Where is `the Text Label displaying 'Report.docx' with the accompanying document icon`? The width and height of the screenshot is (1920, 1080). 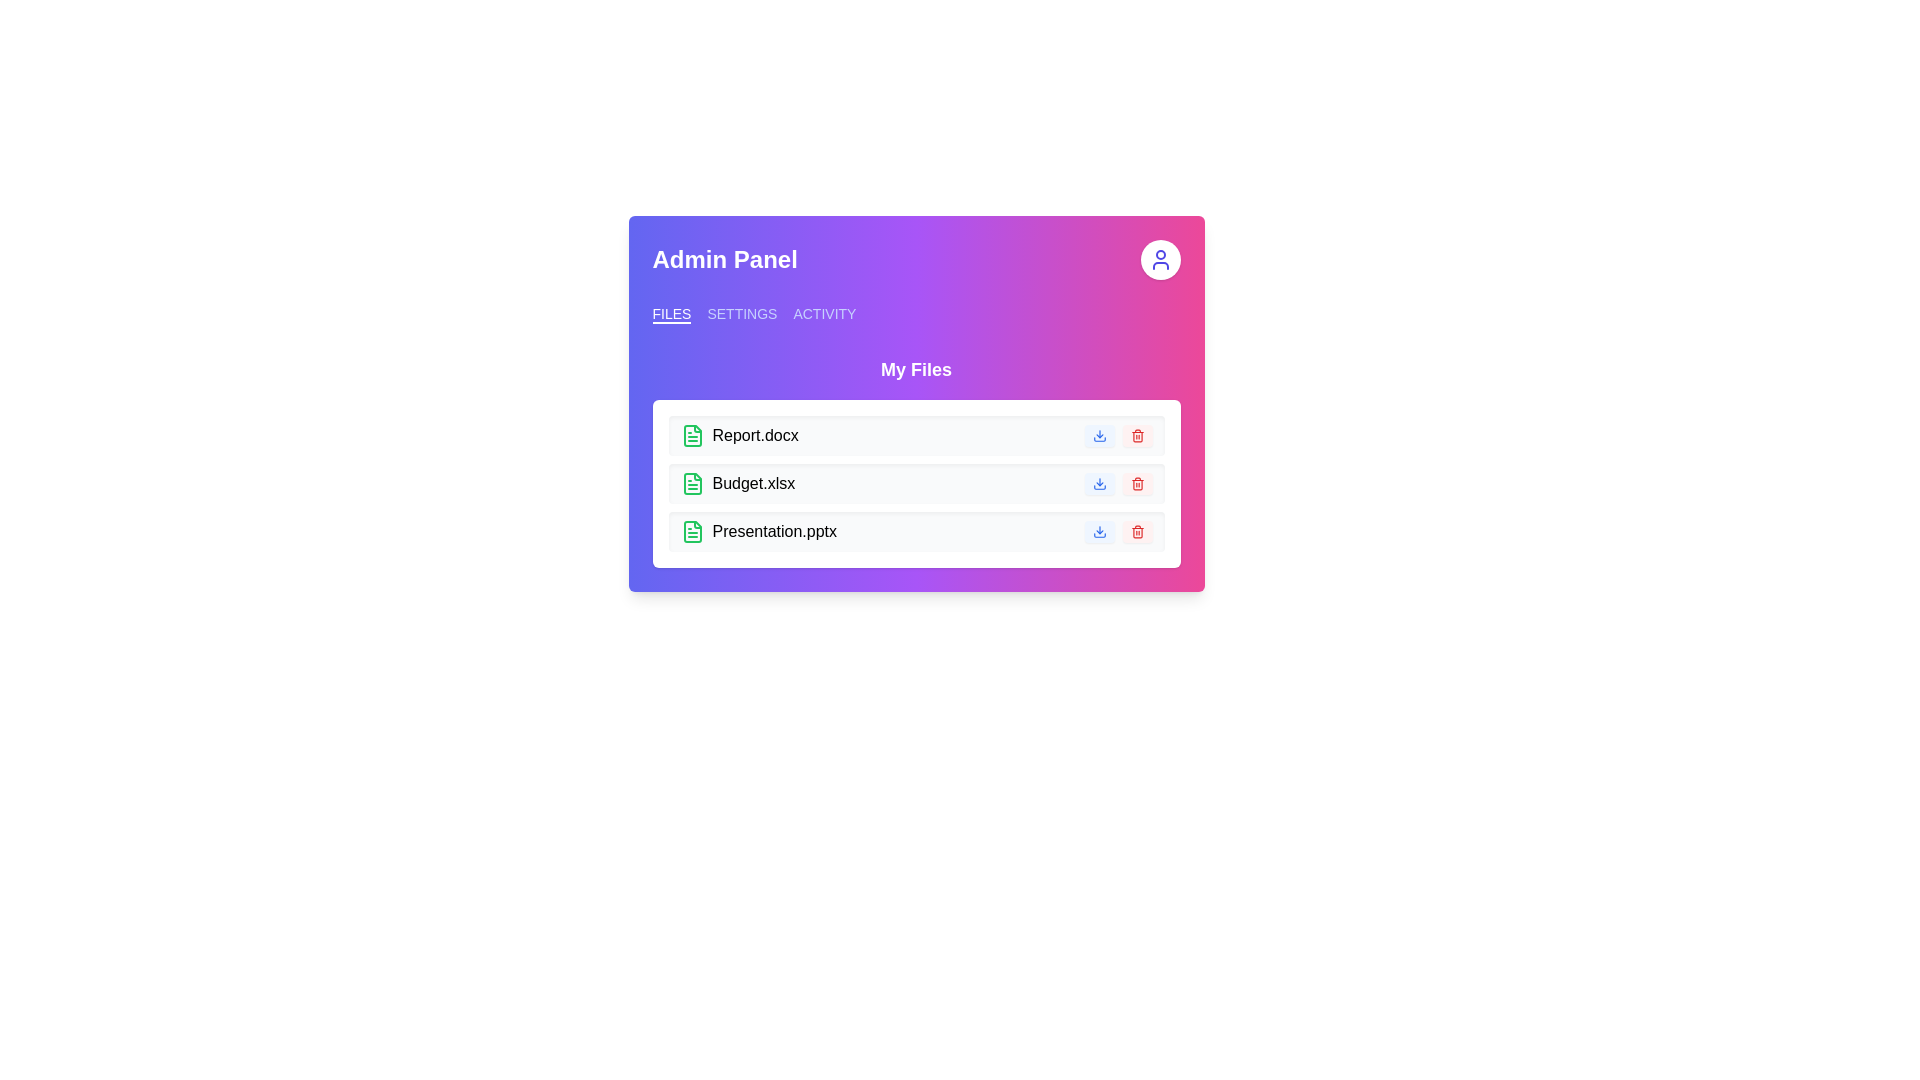 the Text Label displaying 'Report.docx' with the accompanying document icon is located at coordinates (738, 434).